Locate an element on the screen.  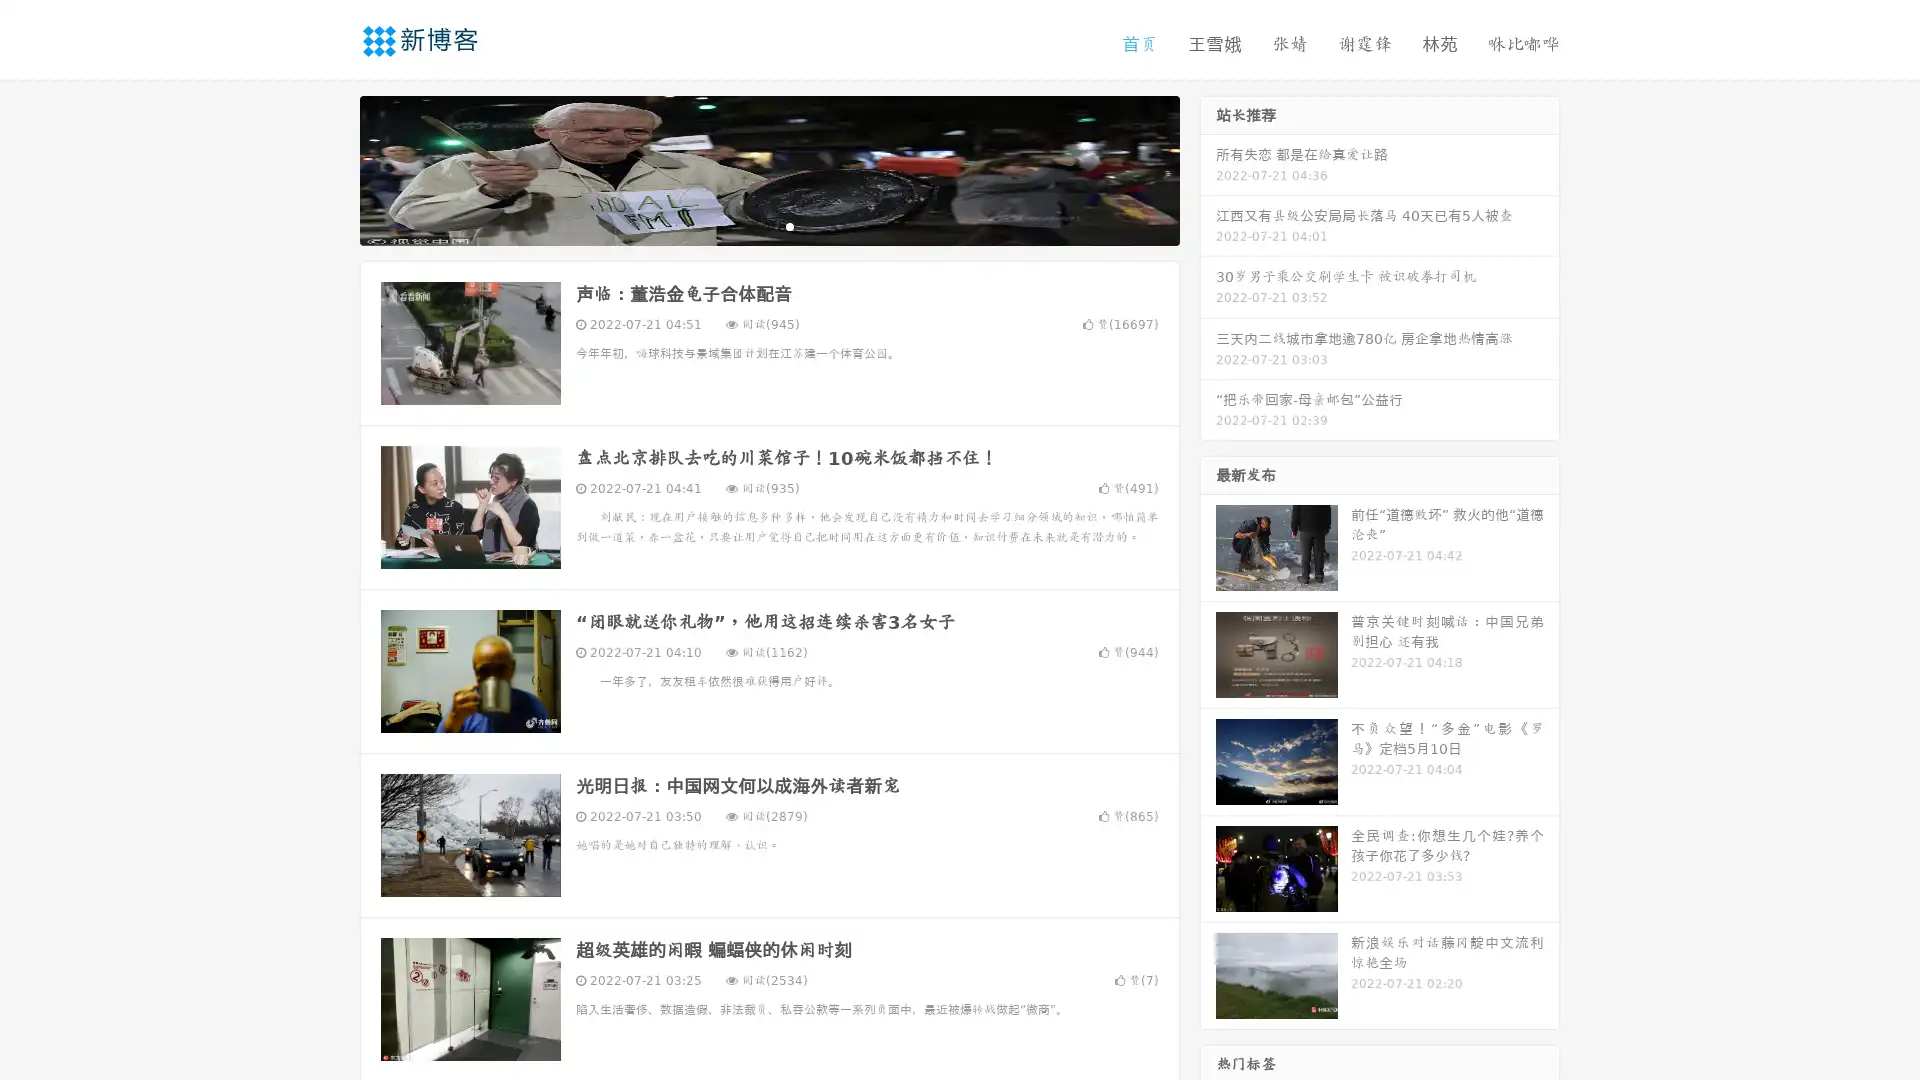
Go to slide 2 is located at coordinates (768, 225).